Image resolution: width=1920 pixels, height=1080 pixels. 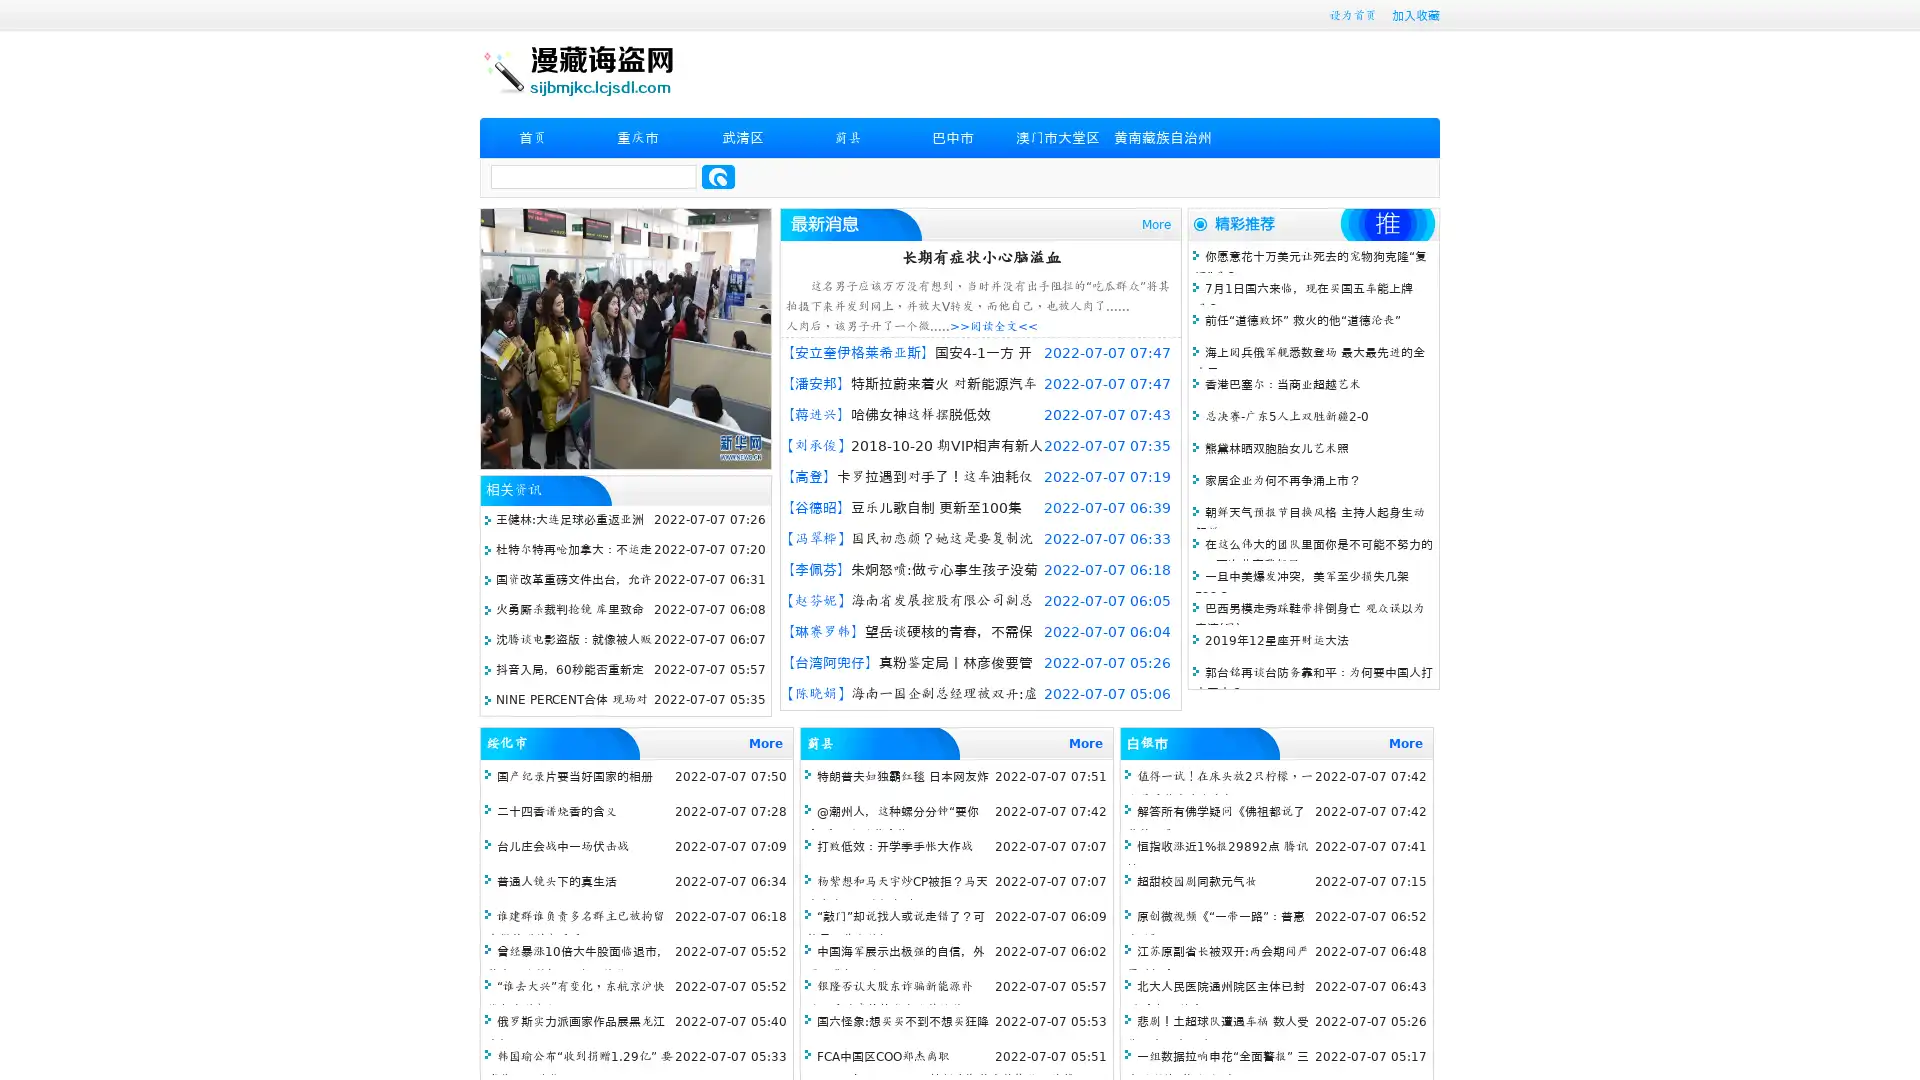 I want to click on Search, so click(x=718, y=176).